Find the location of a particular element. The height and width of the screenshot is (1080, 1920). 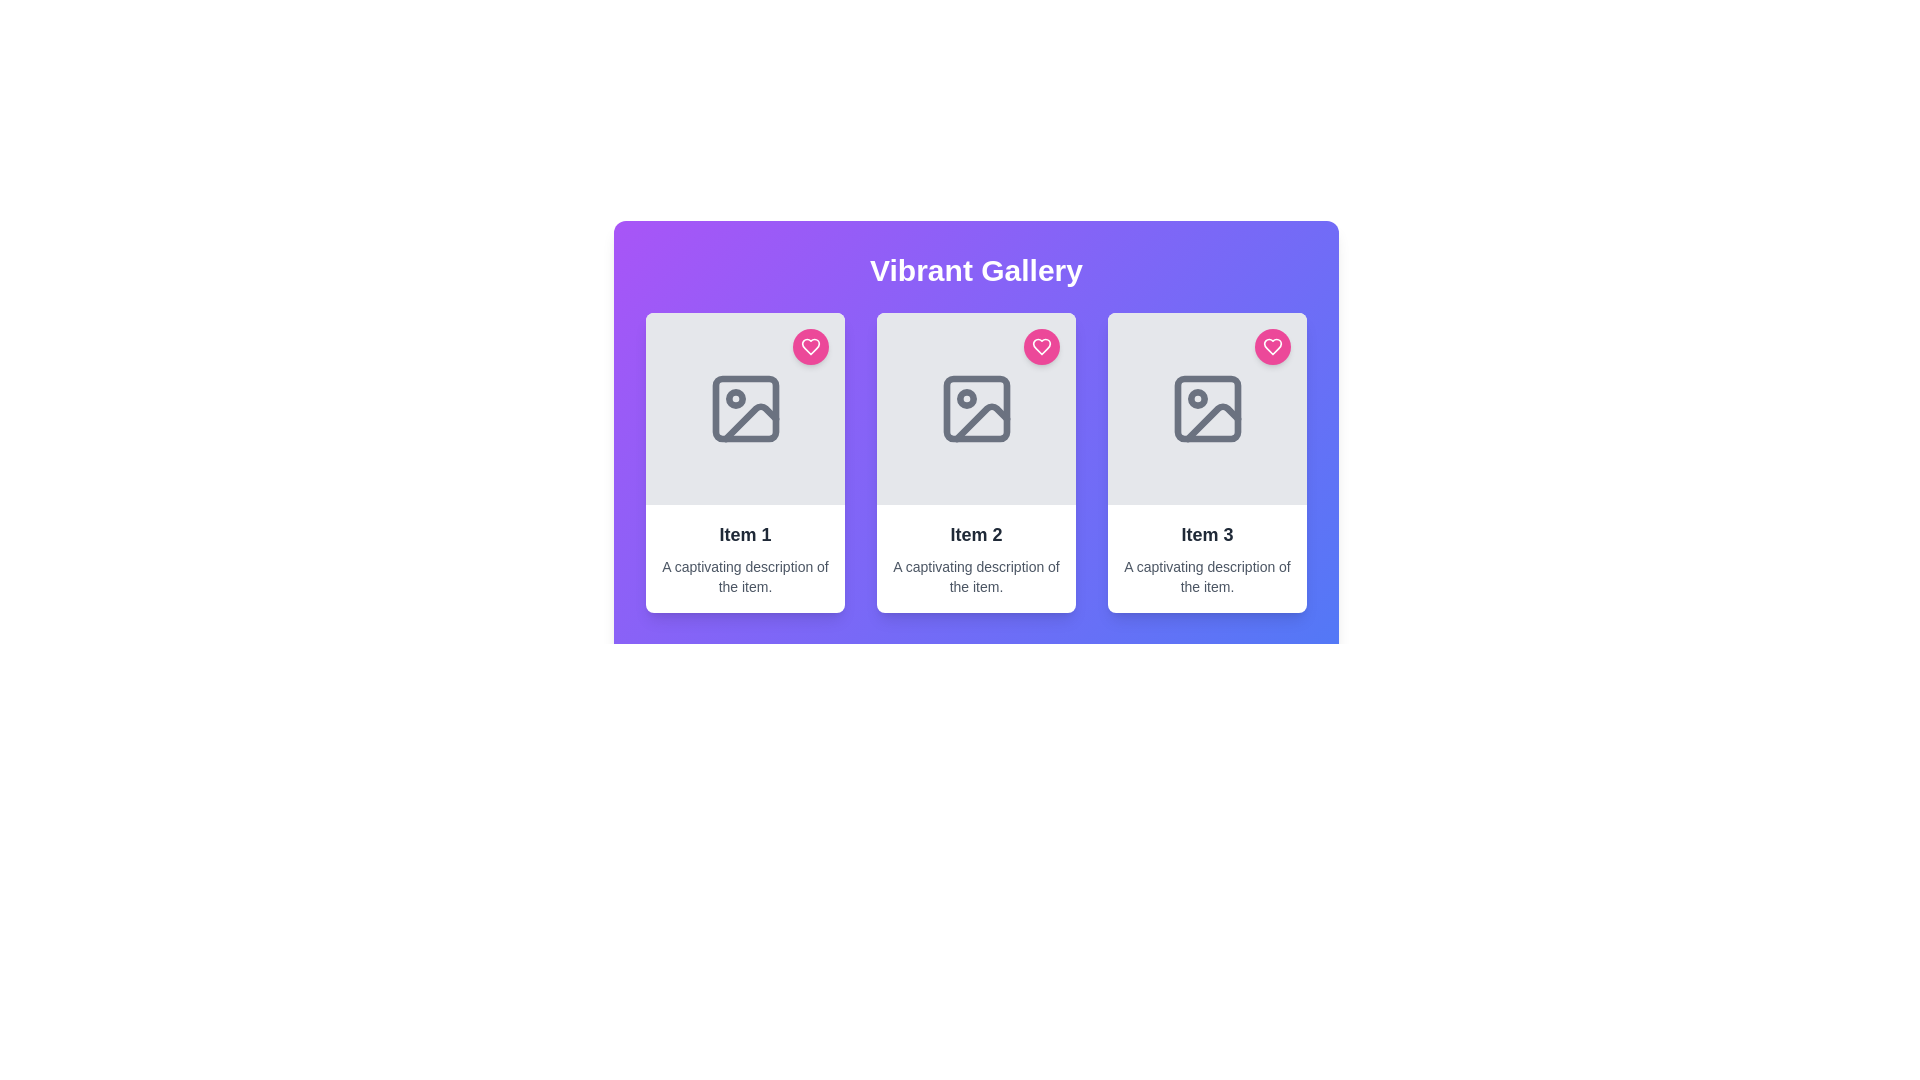

text content of the informational text area that includes the bold title 'Item 2' and the description 'A captivating description of the item.' is located at coordinates (976, 559).